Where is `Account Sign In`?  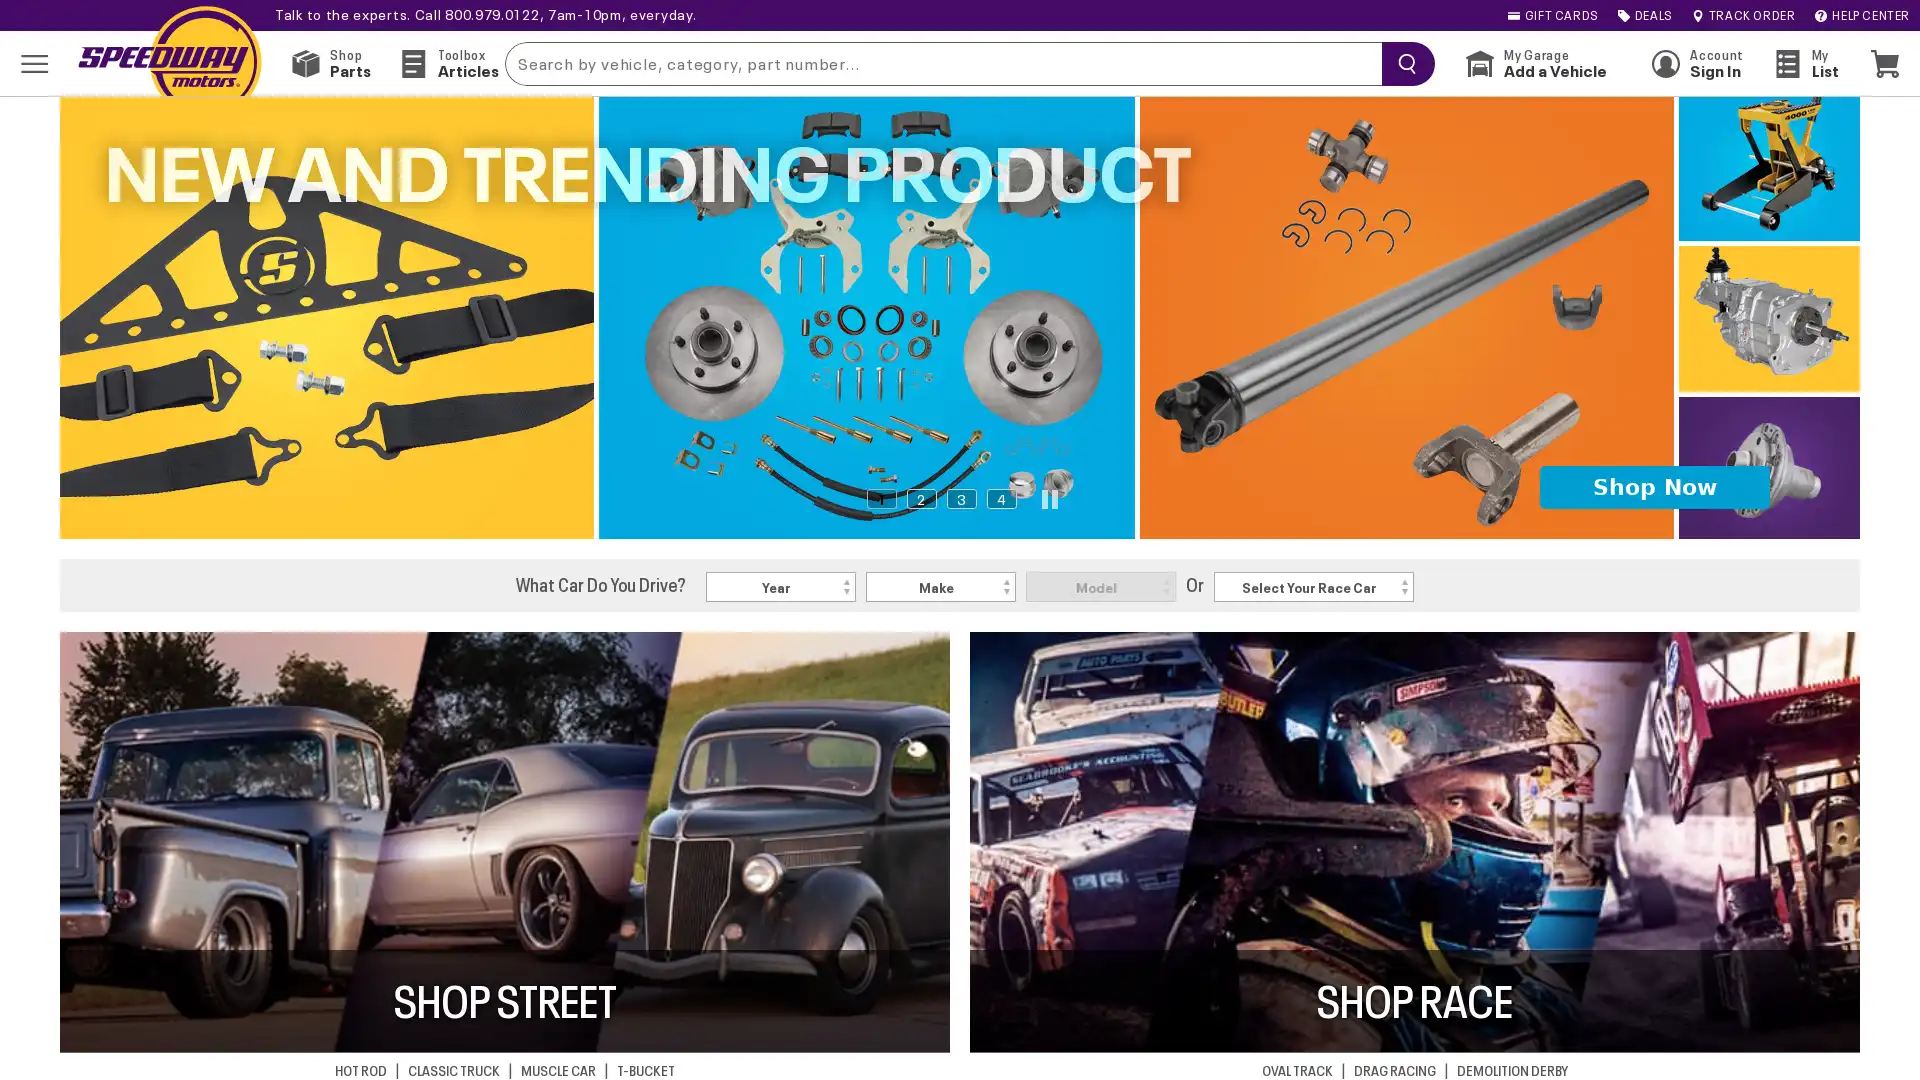 Account Sign In is located at coordinates (1696, 62).